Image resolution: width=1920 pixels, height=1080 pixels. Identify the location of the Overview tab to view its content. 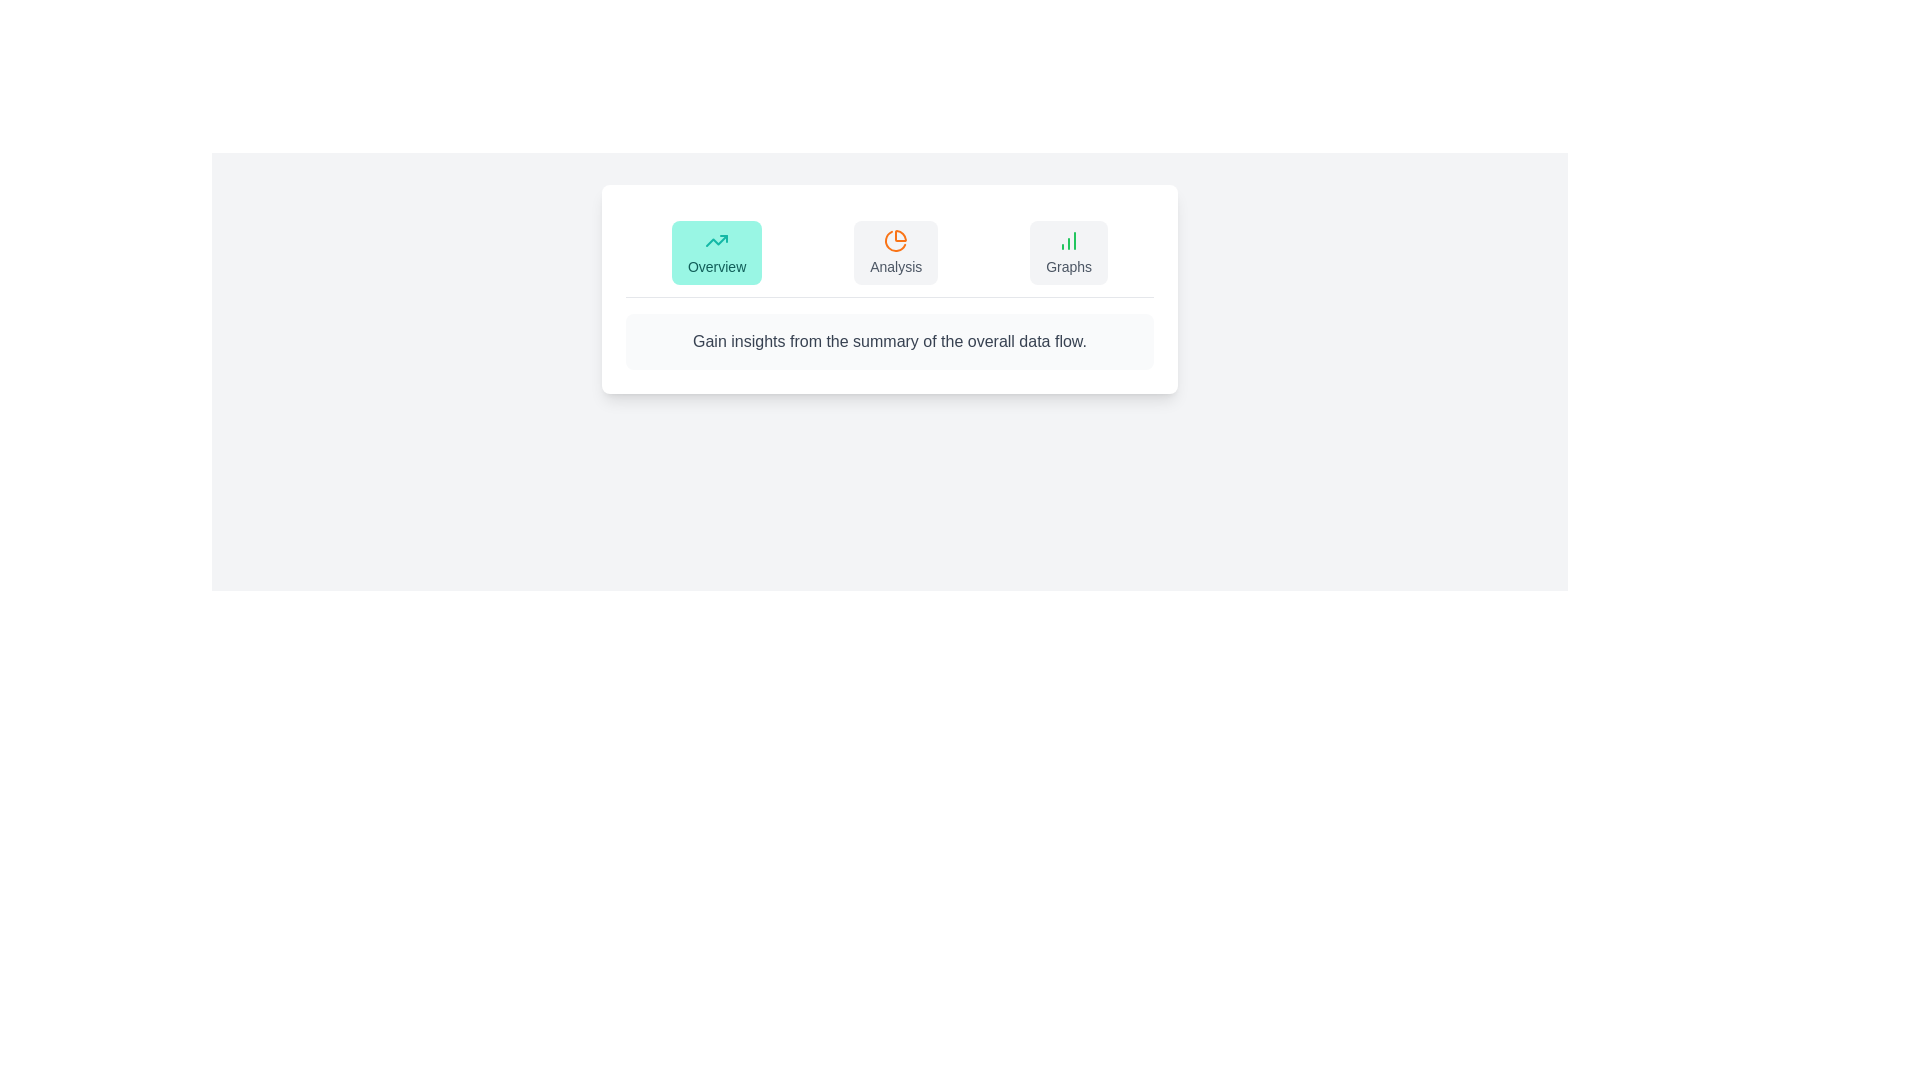
(716, 252).